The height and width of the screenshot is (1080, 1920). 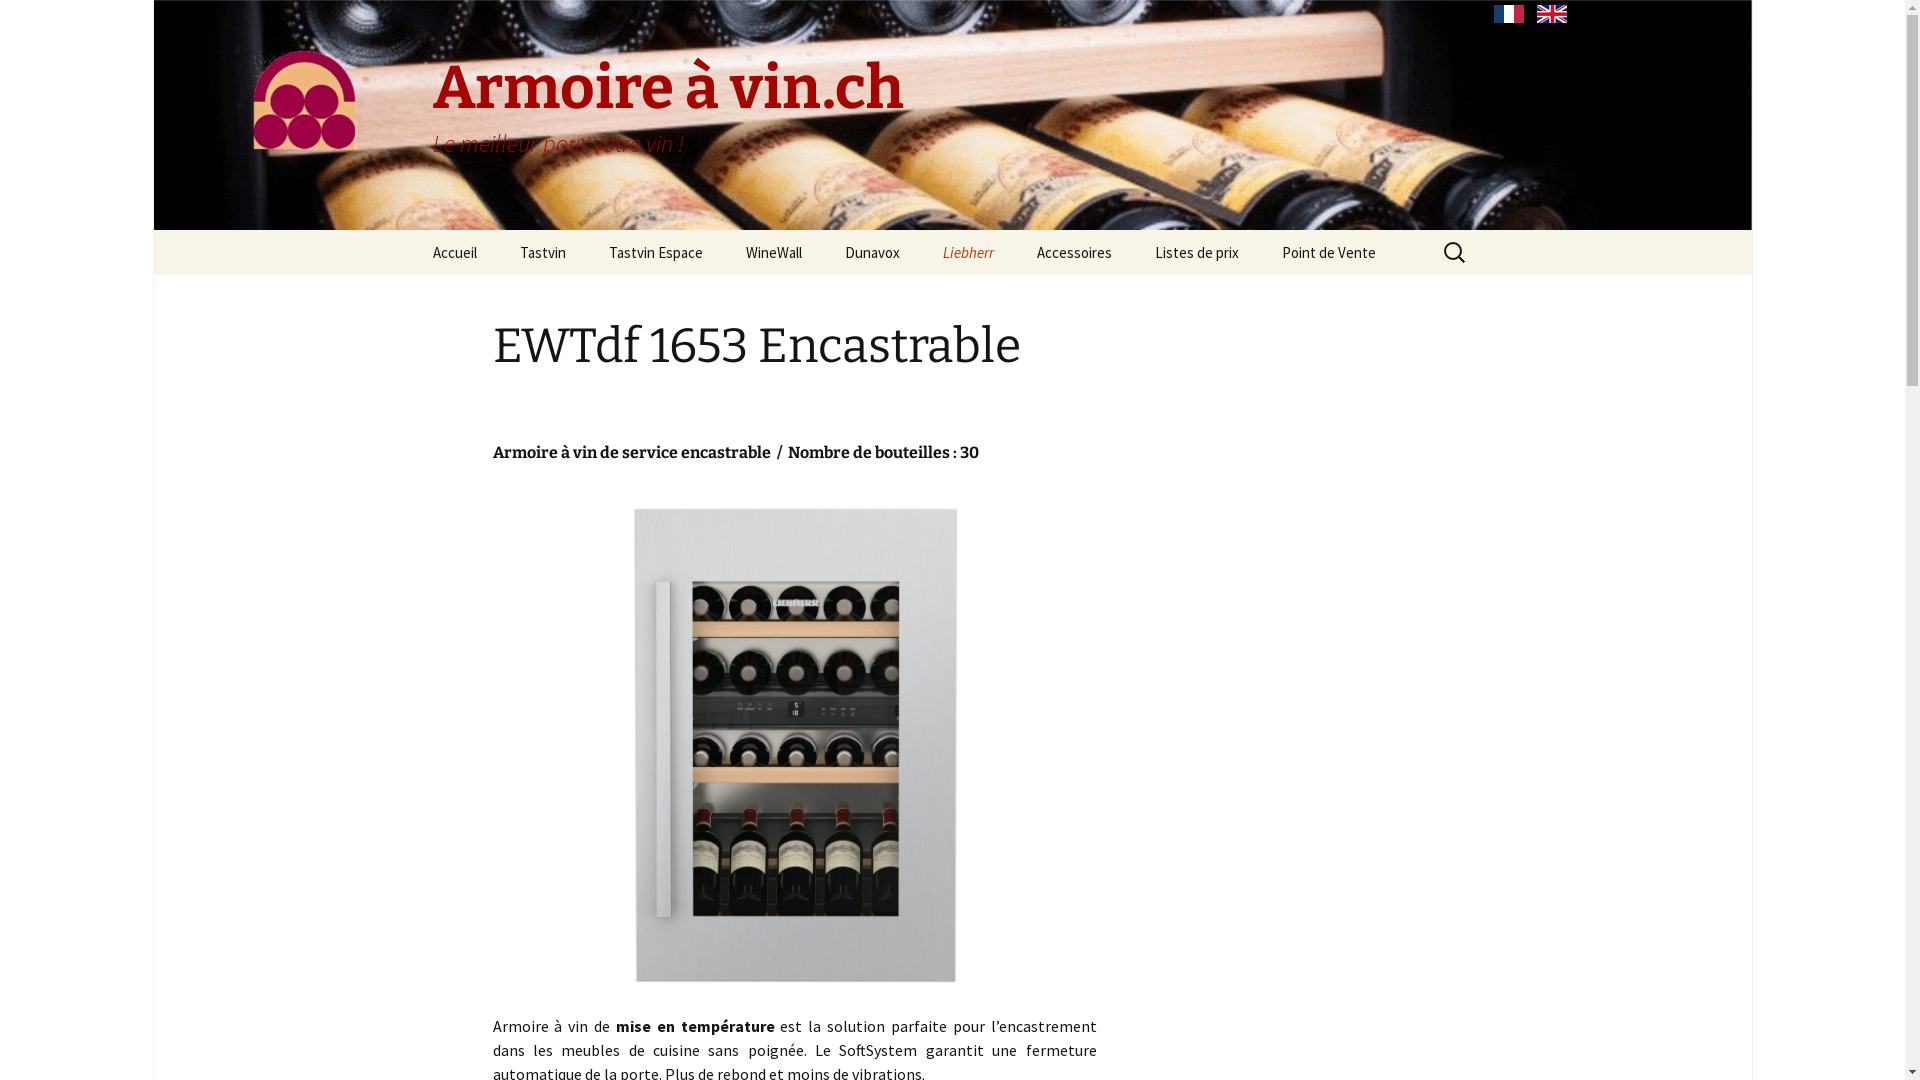 What do you see at coordinates (1195, 251) in the screenshot?
I see `'Listes de prix'` at bounding box center [1195, 251].